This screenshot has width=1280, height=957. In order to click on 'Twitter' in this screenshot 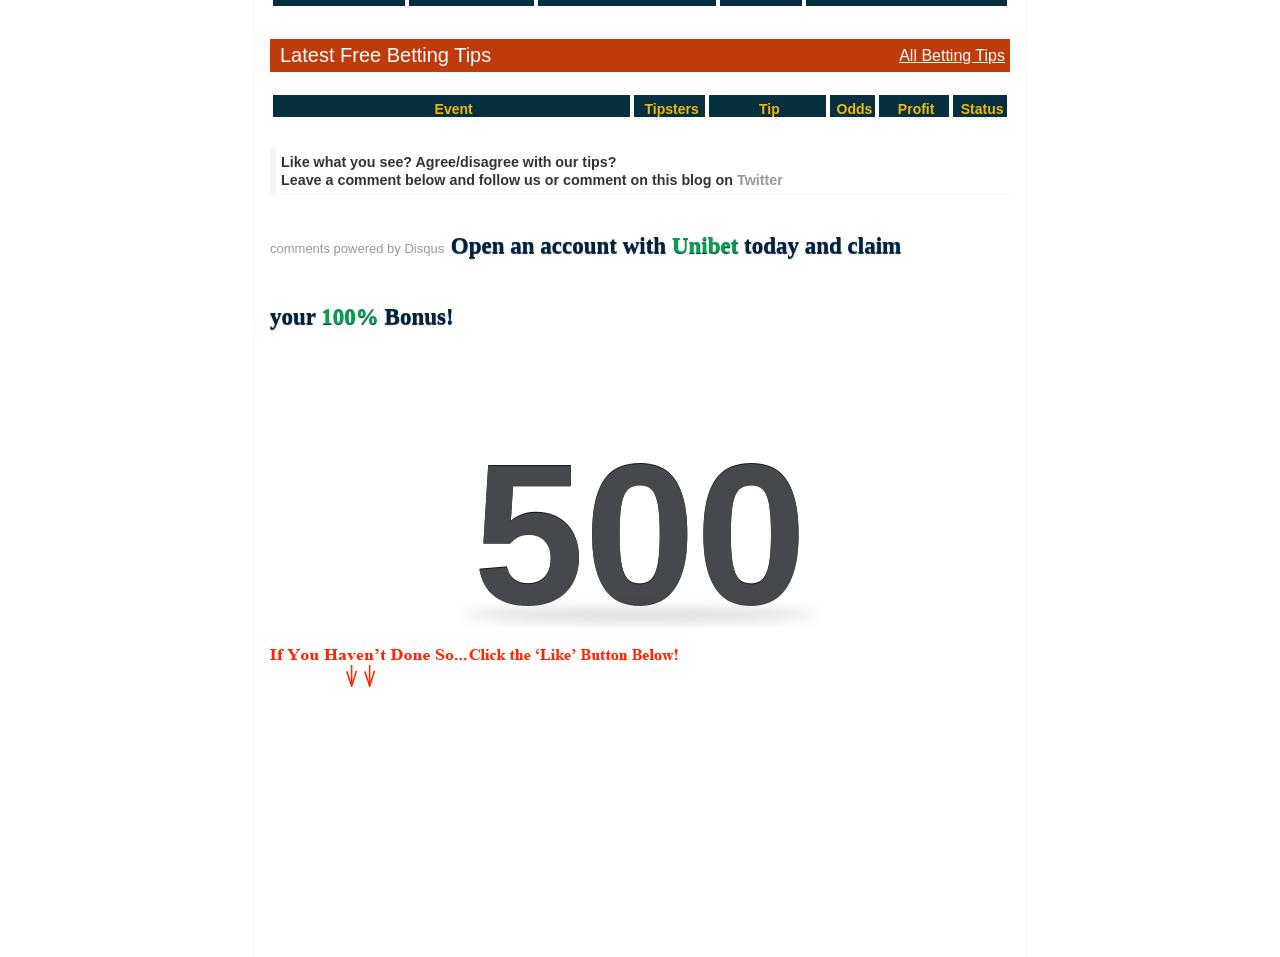, I will do `click(735, 180)`.